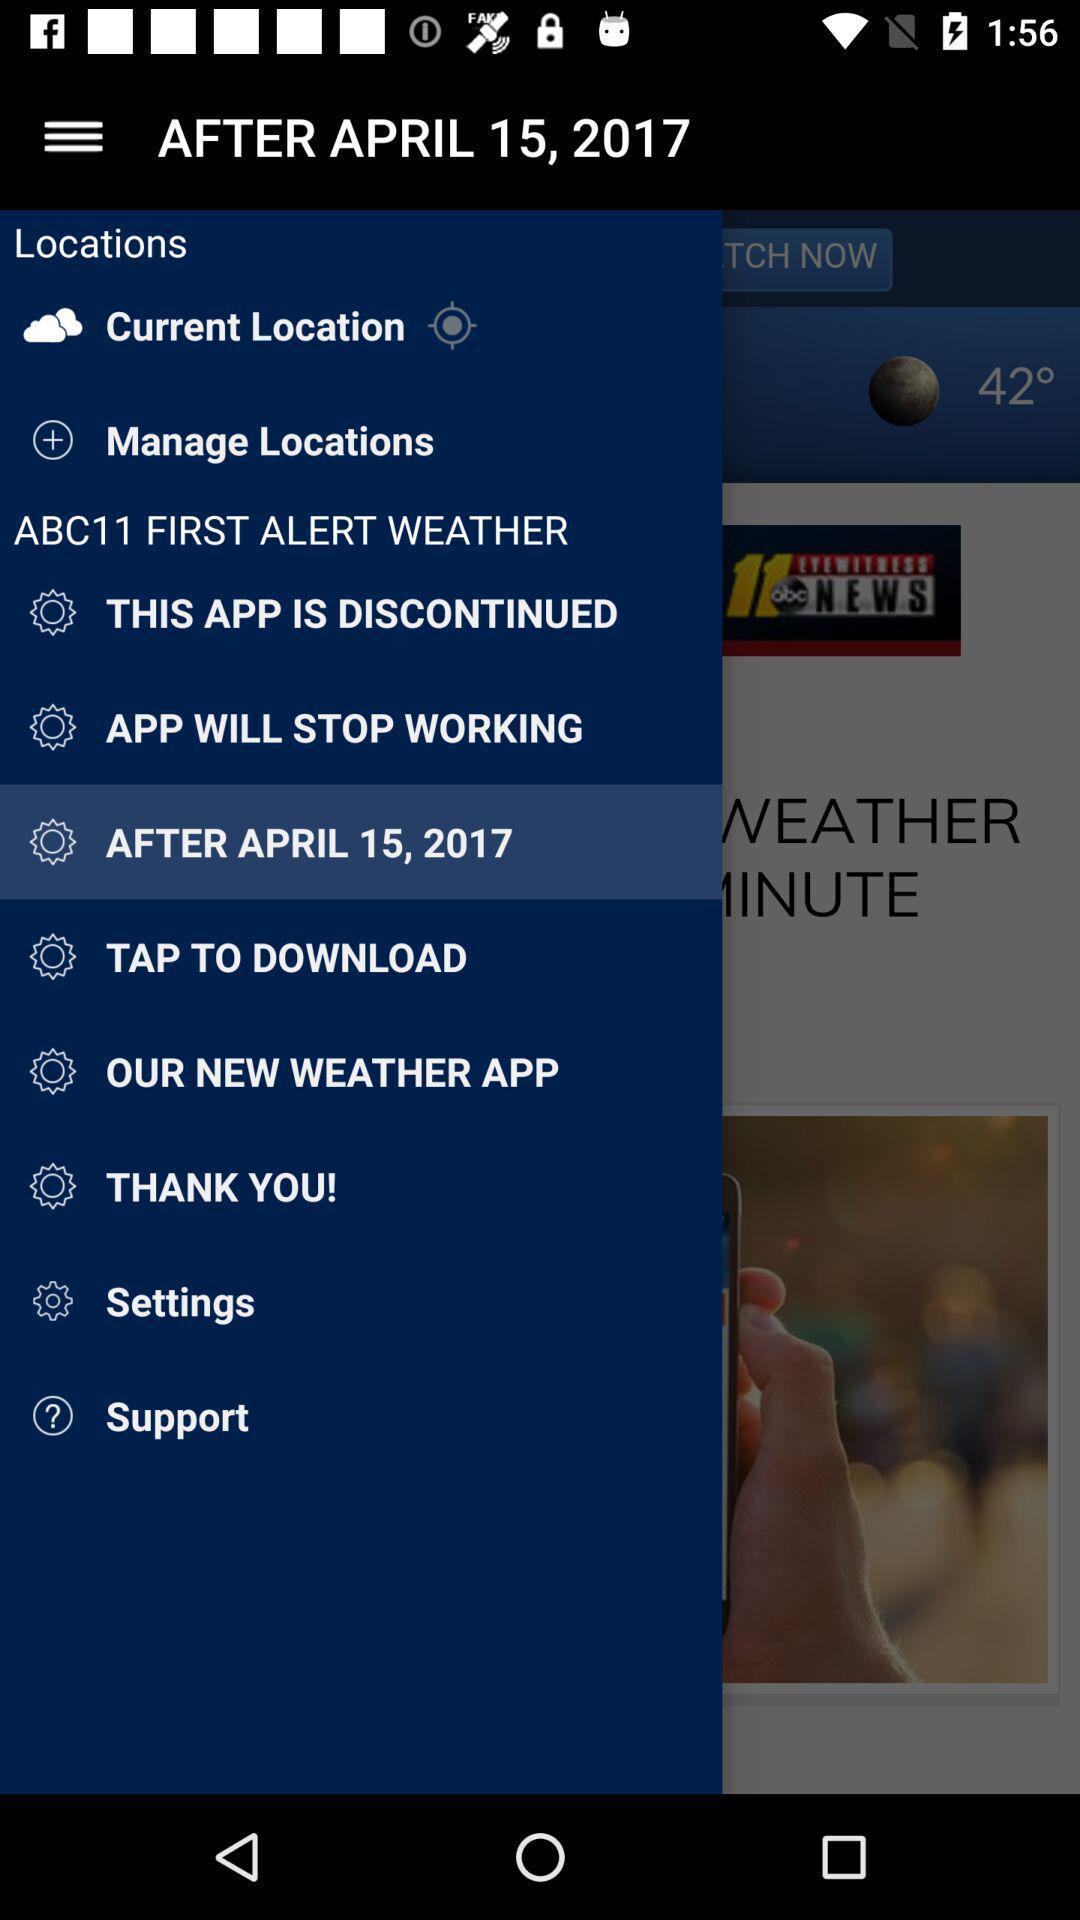  What do you see at coordinates (72, 135) in the screenshot?
I see `context menu` at bounding box center [72, 135].